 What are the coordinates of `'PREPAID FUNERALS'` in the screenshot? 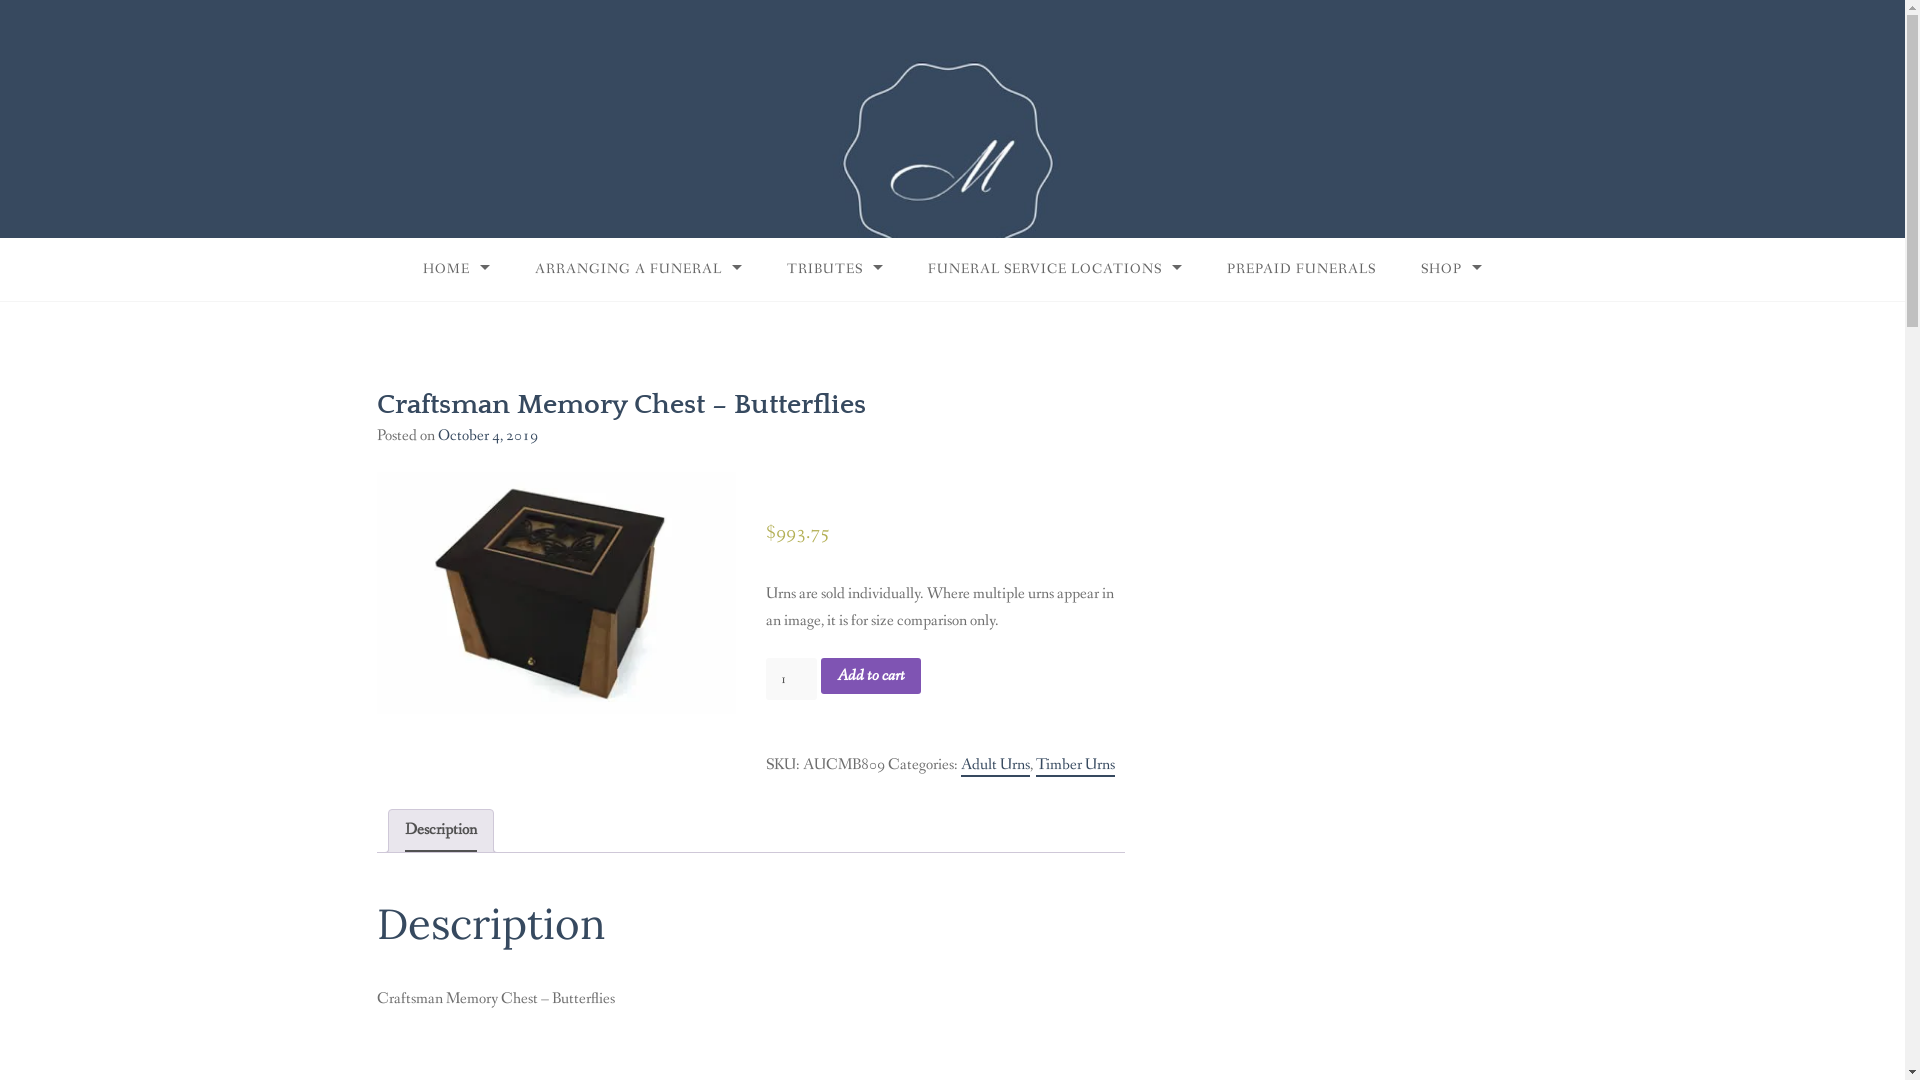 It's located at (1301, 268).